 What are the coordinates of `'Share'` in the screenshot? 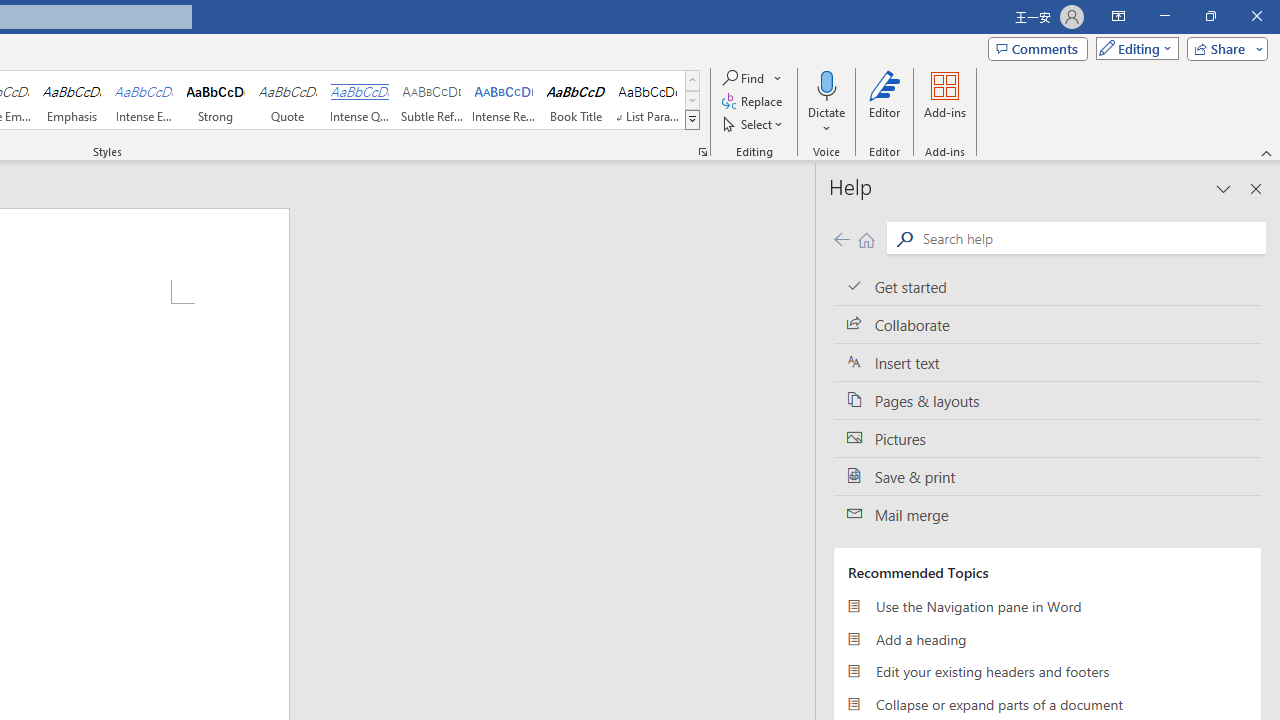 It's located at (1222, 47).